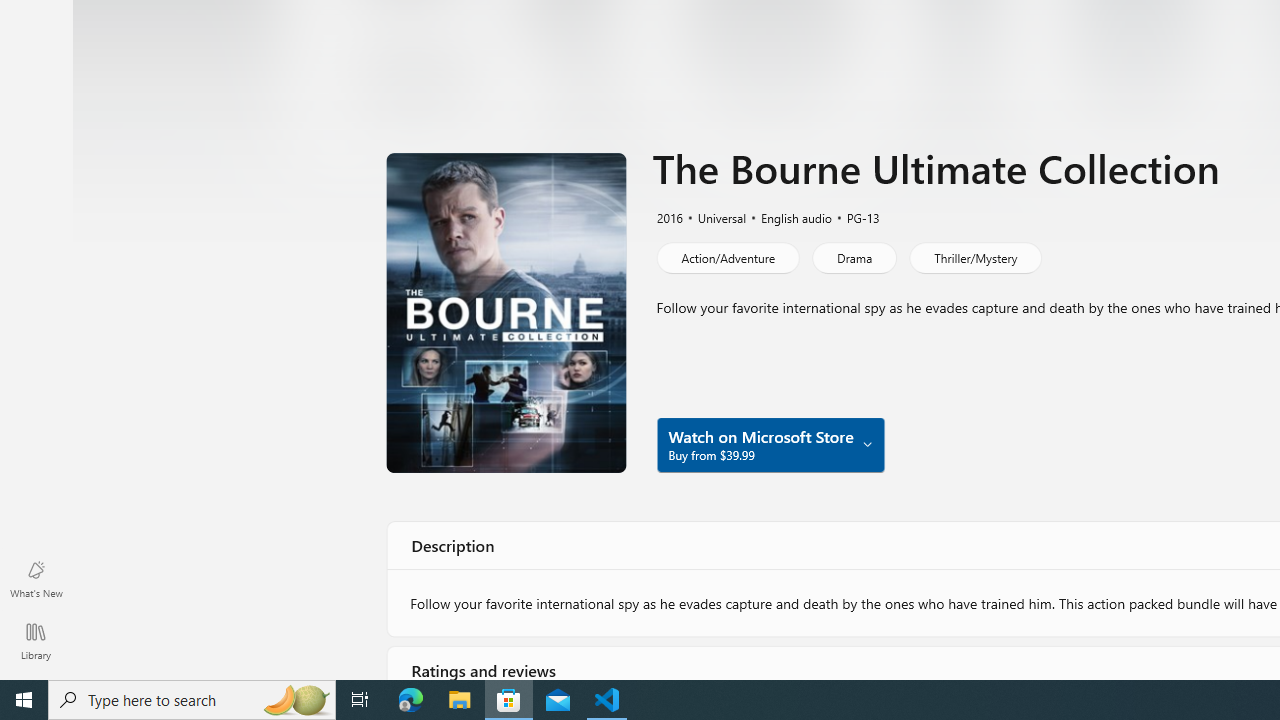 Image resolution: width=1280 pixels, height=720 pixels. Describe the element at coordinates (668, 217) in the screenshot. I see `'2016'` at that location.